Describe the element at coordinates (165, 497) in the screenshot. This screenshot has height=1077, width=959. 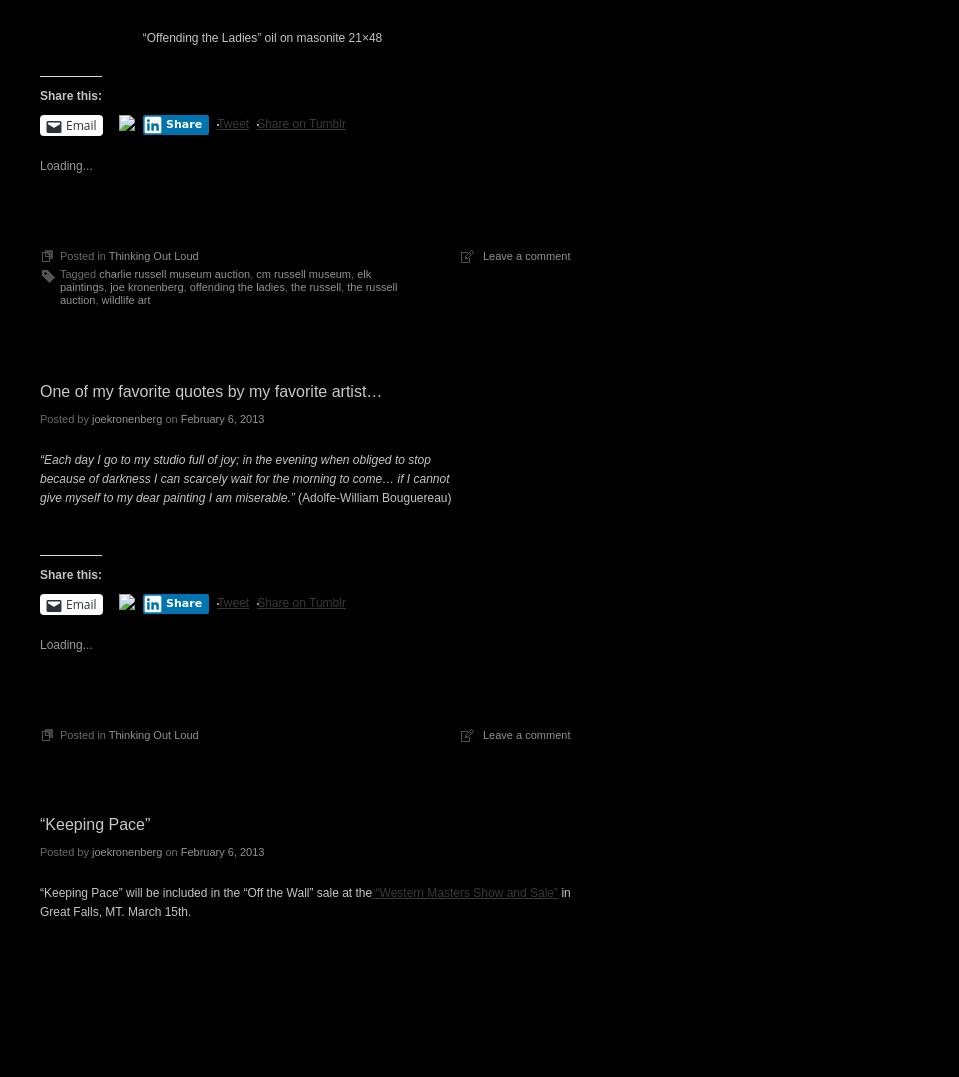
I see `'give myself to my dear painting I am miserable.”'` at that location.